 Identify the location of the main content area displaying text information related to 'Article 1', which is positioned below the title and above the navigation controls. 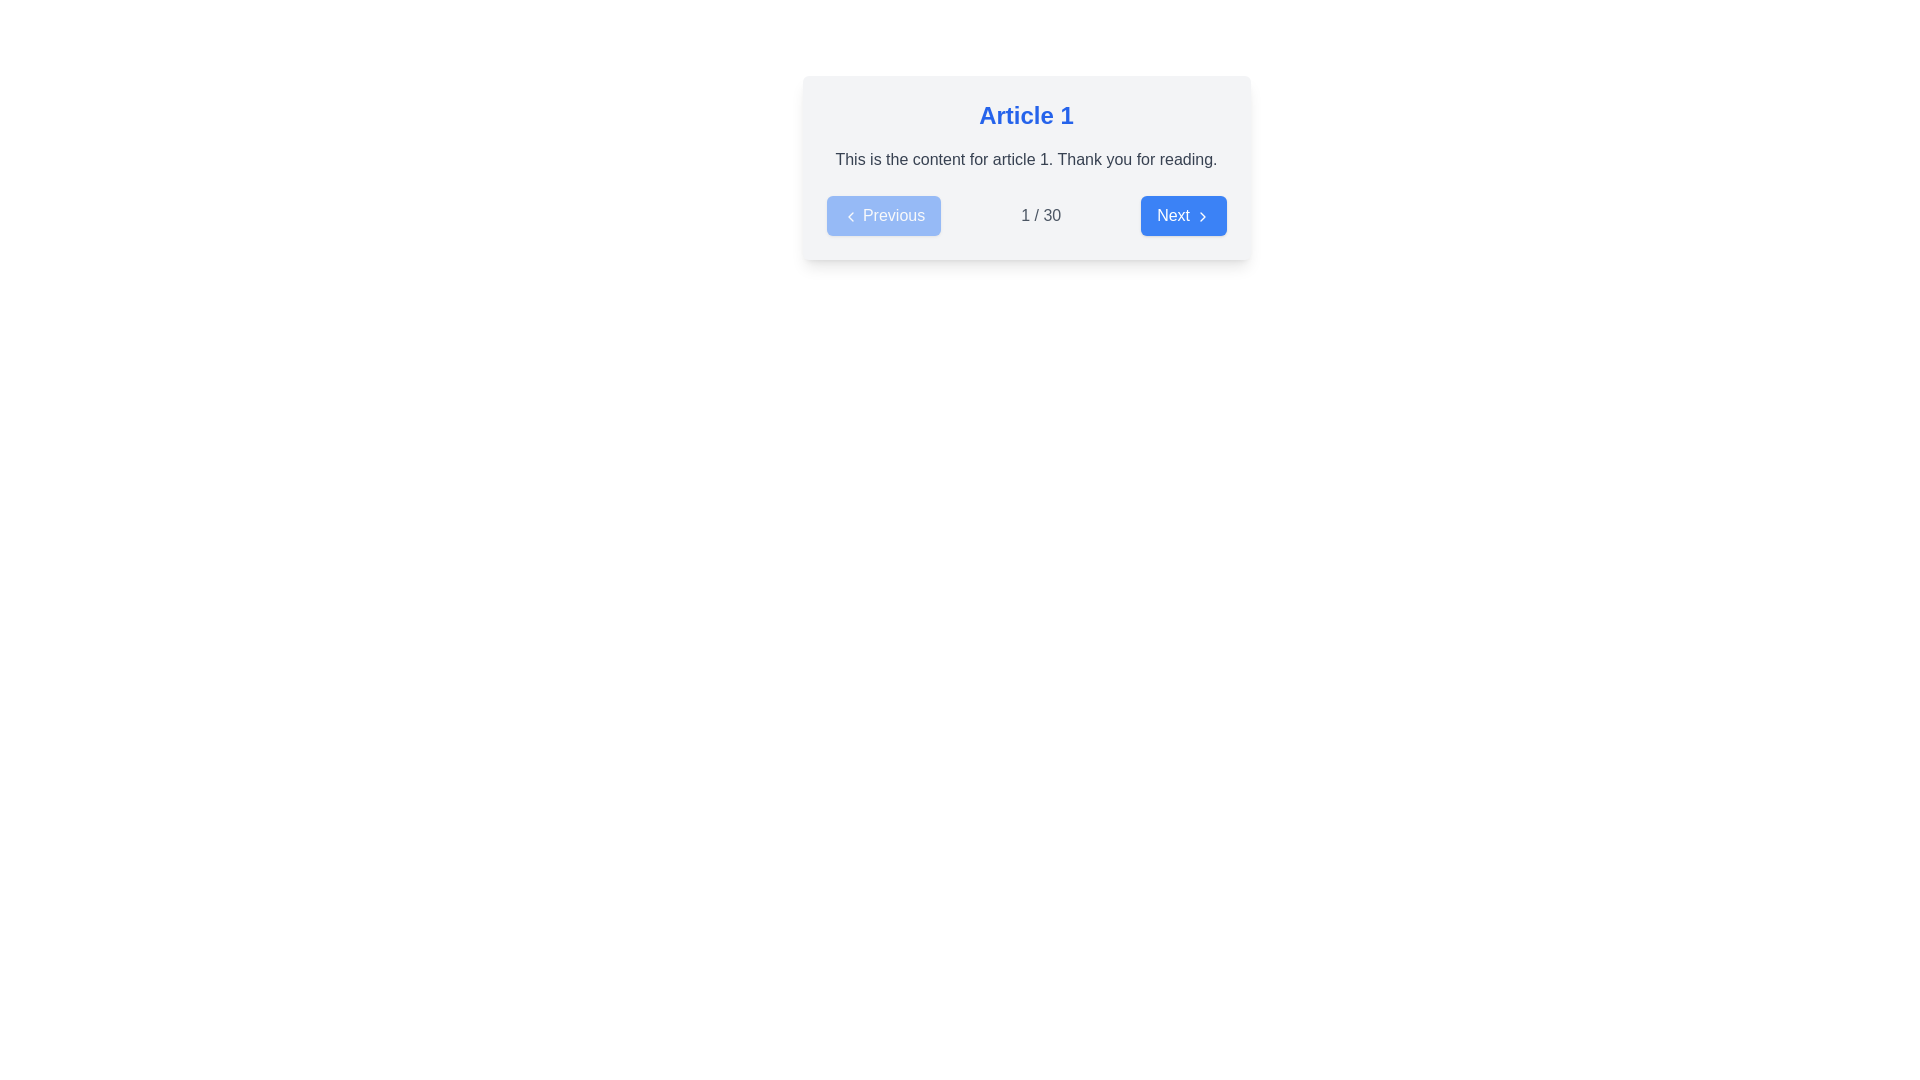
(1026, 158).